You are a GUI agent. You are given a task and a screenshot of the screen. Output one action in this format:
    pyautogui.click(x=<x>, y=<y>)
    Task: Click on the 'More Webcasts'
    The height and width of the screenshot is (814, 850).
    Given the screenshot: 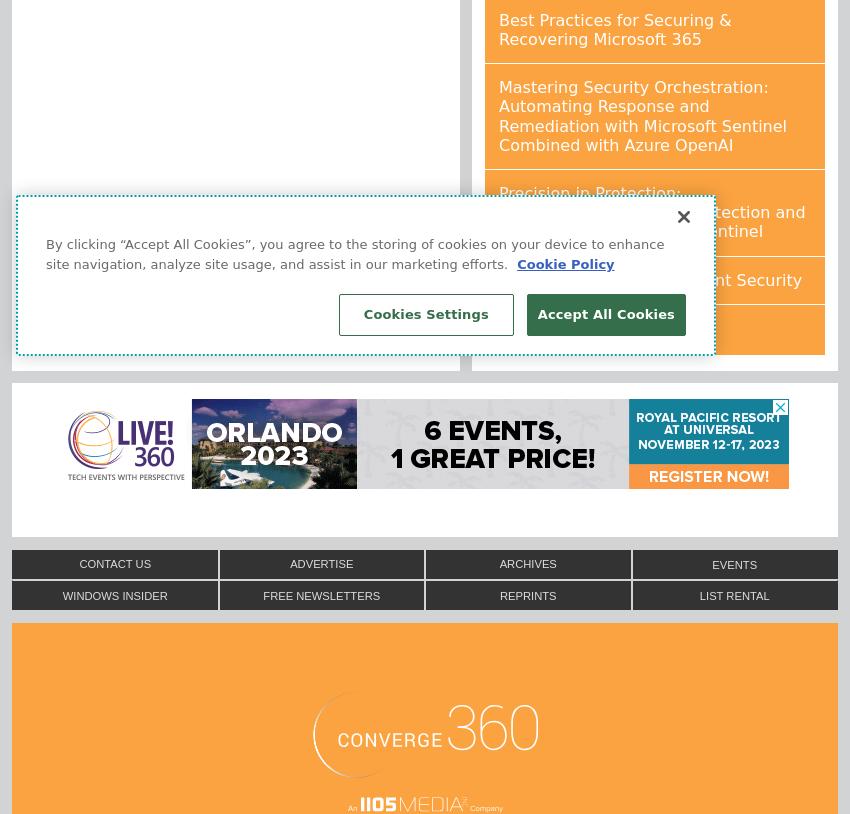 What is the action you would take?
    pyautogui.click(x=559, y=328)
    